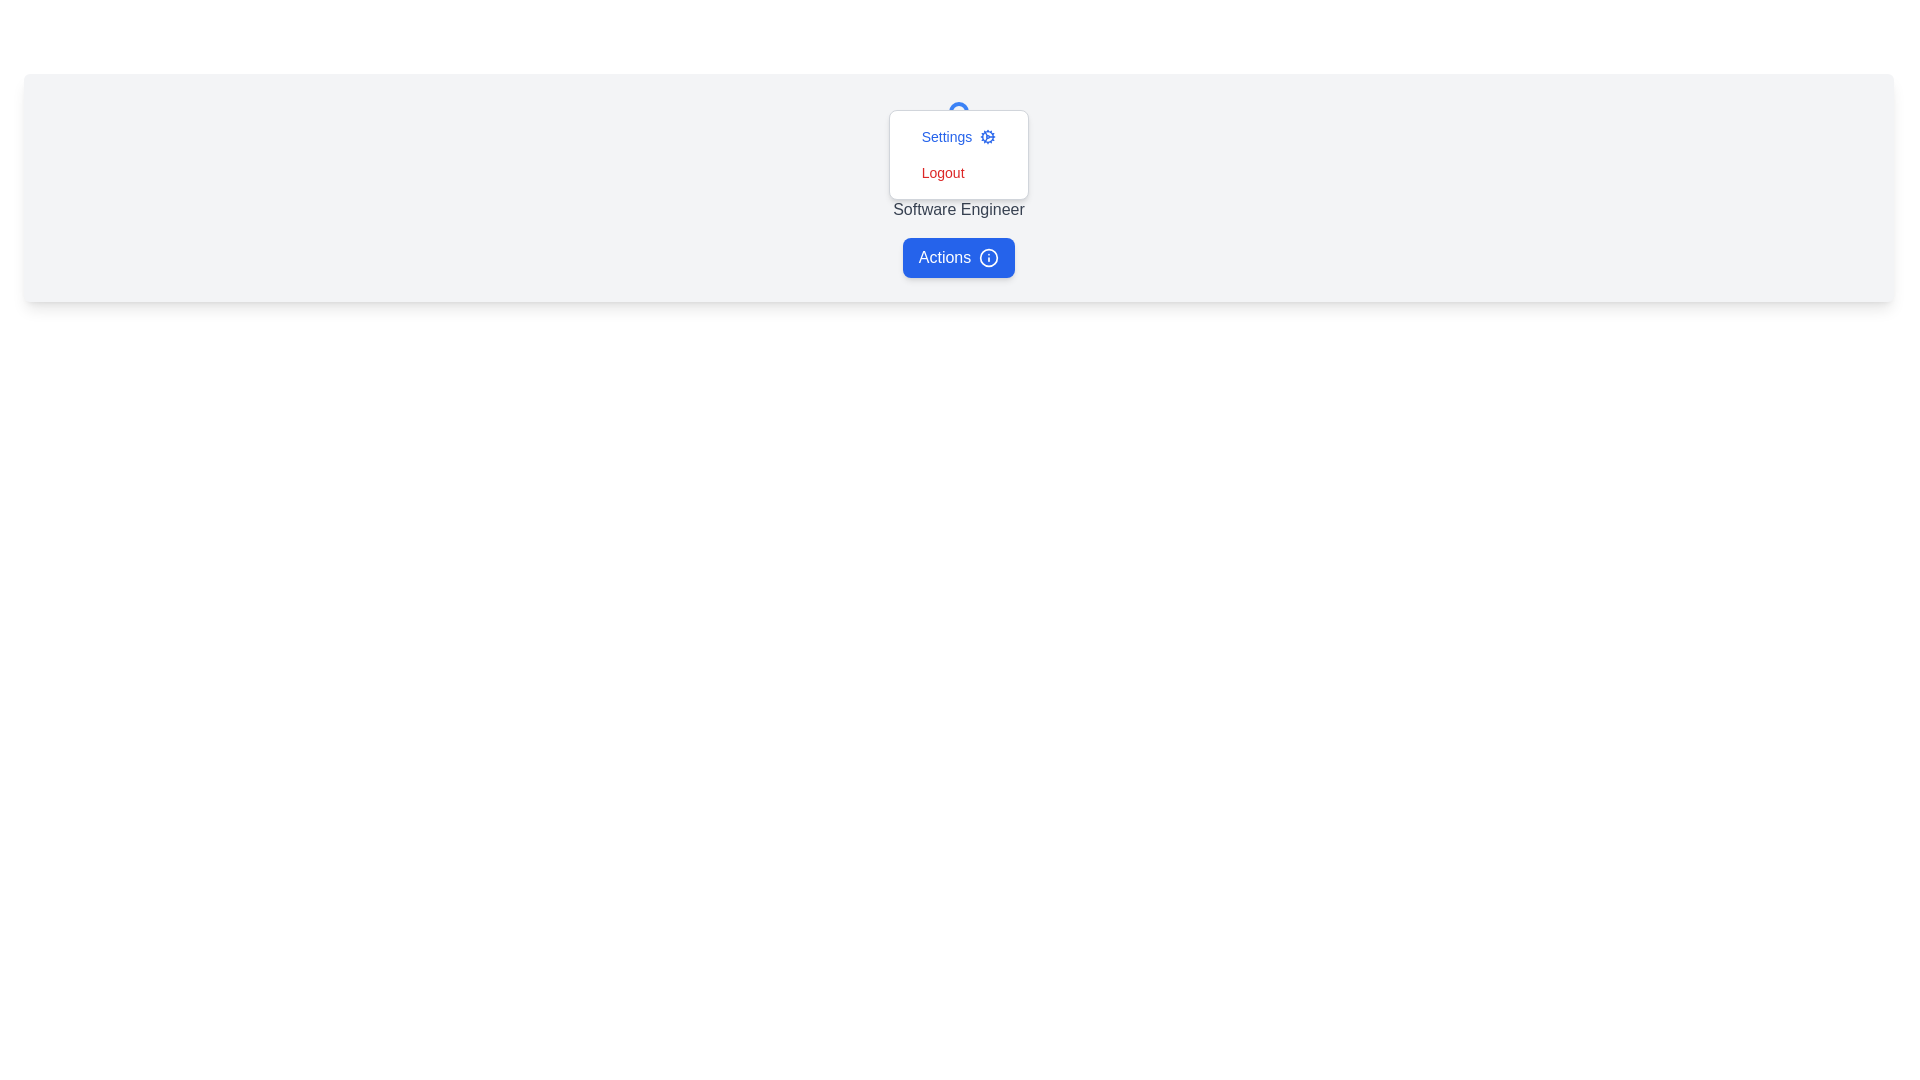 This screenshot has width=1920, height=1080. Describe the element at coordinates (989, 257) in the screenshot. I see `the information icon styled as a circle with an 'i' in the center, located on the right side inside the 'Actions' button at the bottom of a dropdown menu interface` at that location.